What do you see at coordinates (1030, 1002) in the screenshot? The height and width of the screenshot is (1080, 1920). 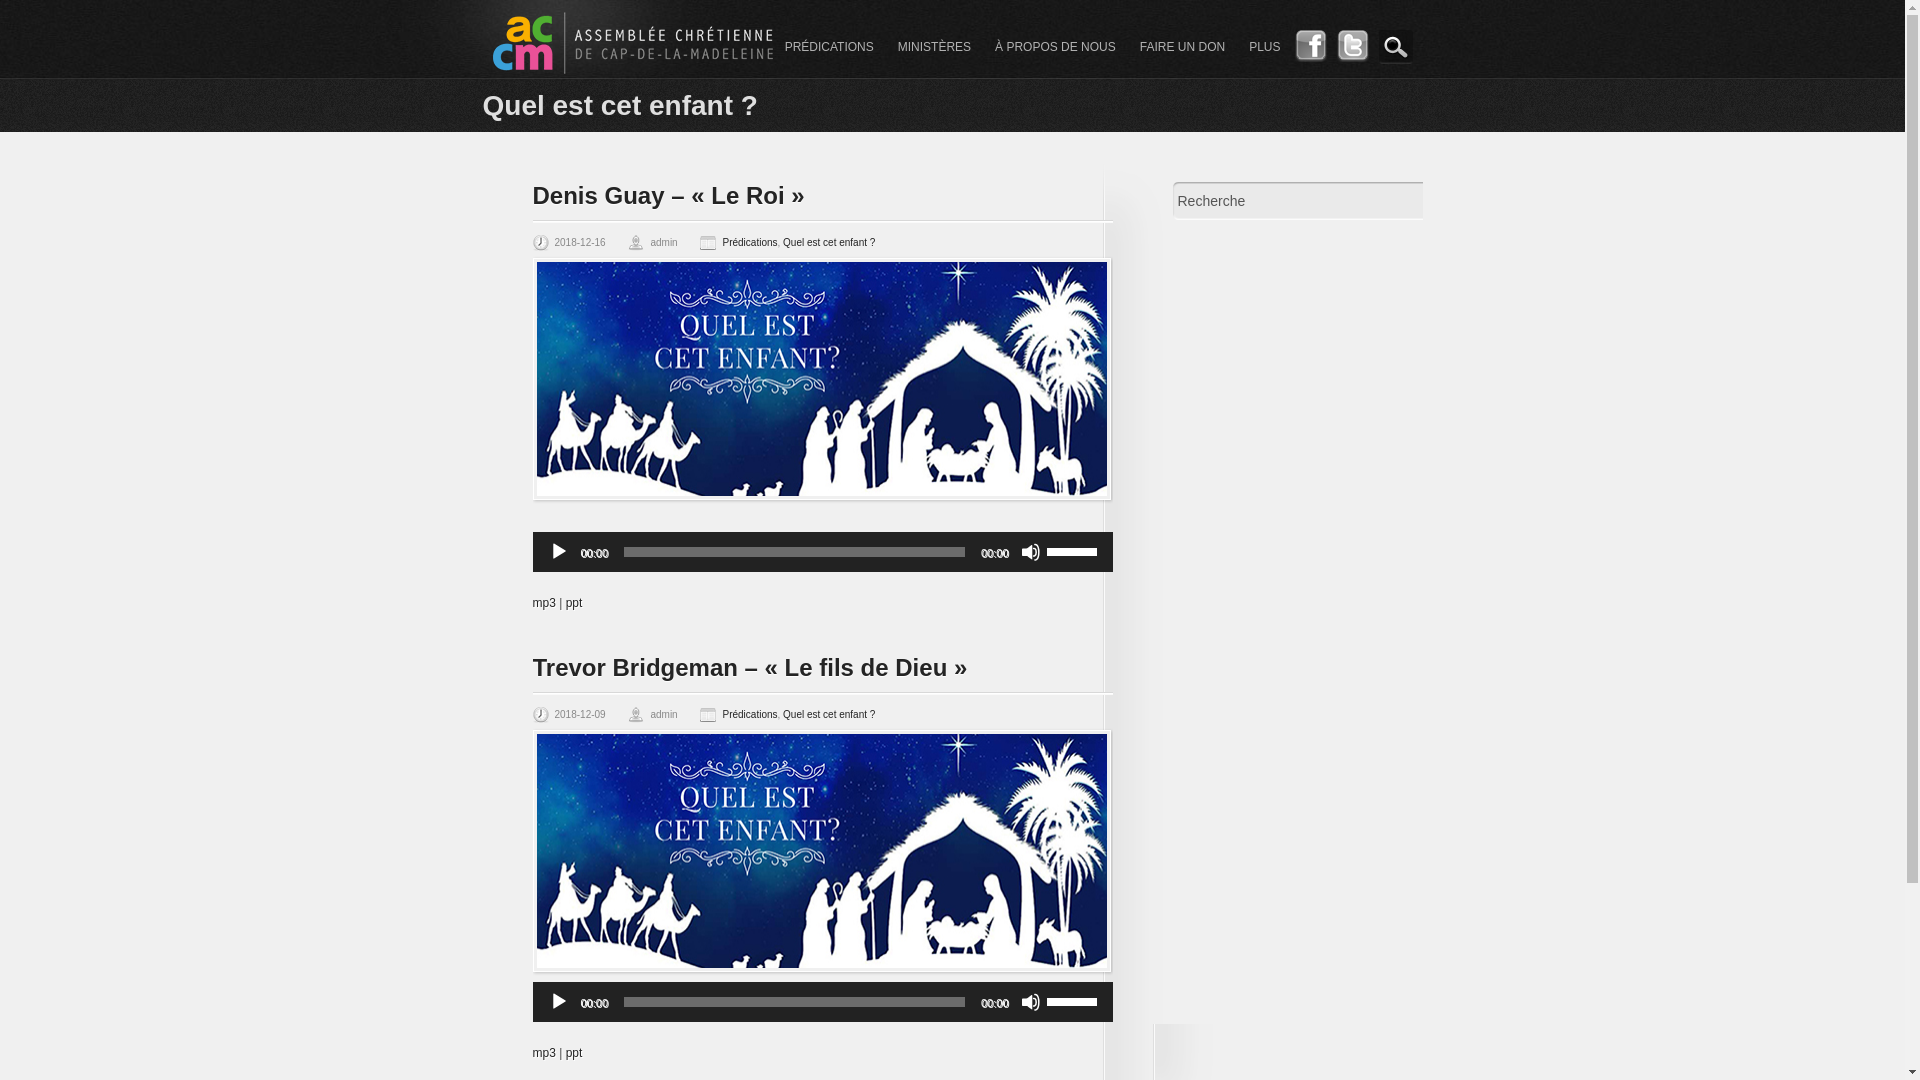 I see `'Muet'` at bounding box center [1030, 1002].